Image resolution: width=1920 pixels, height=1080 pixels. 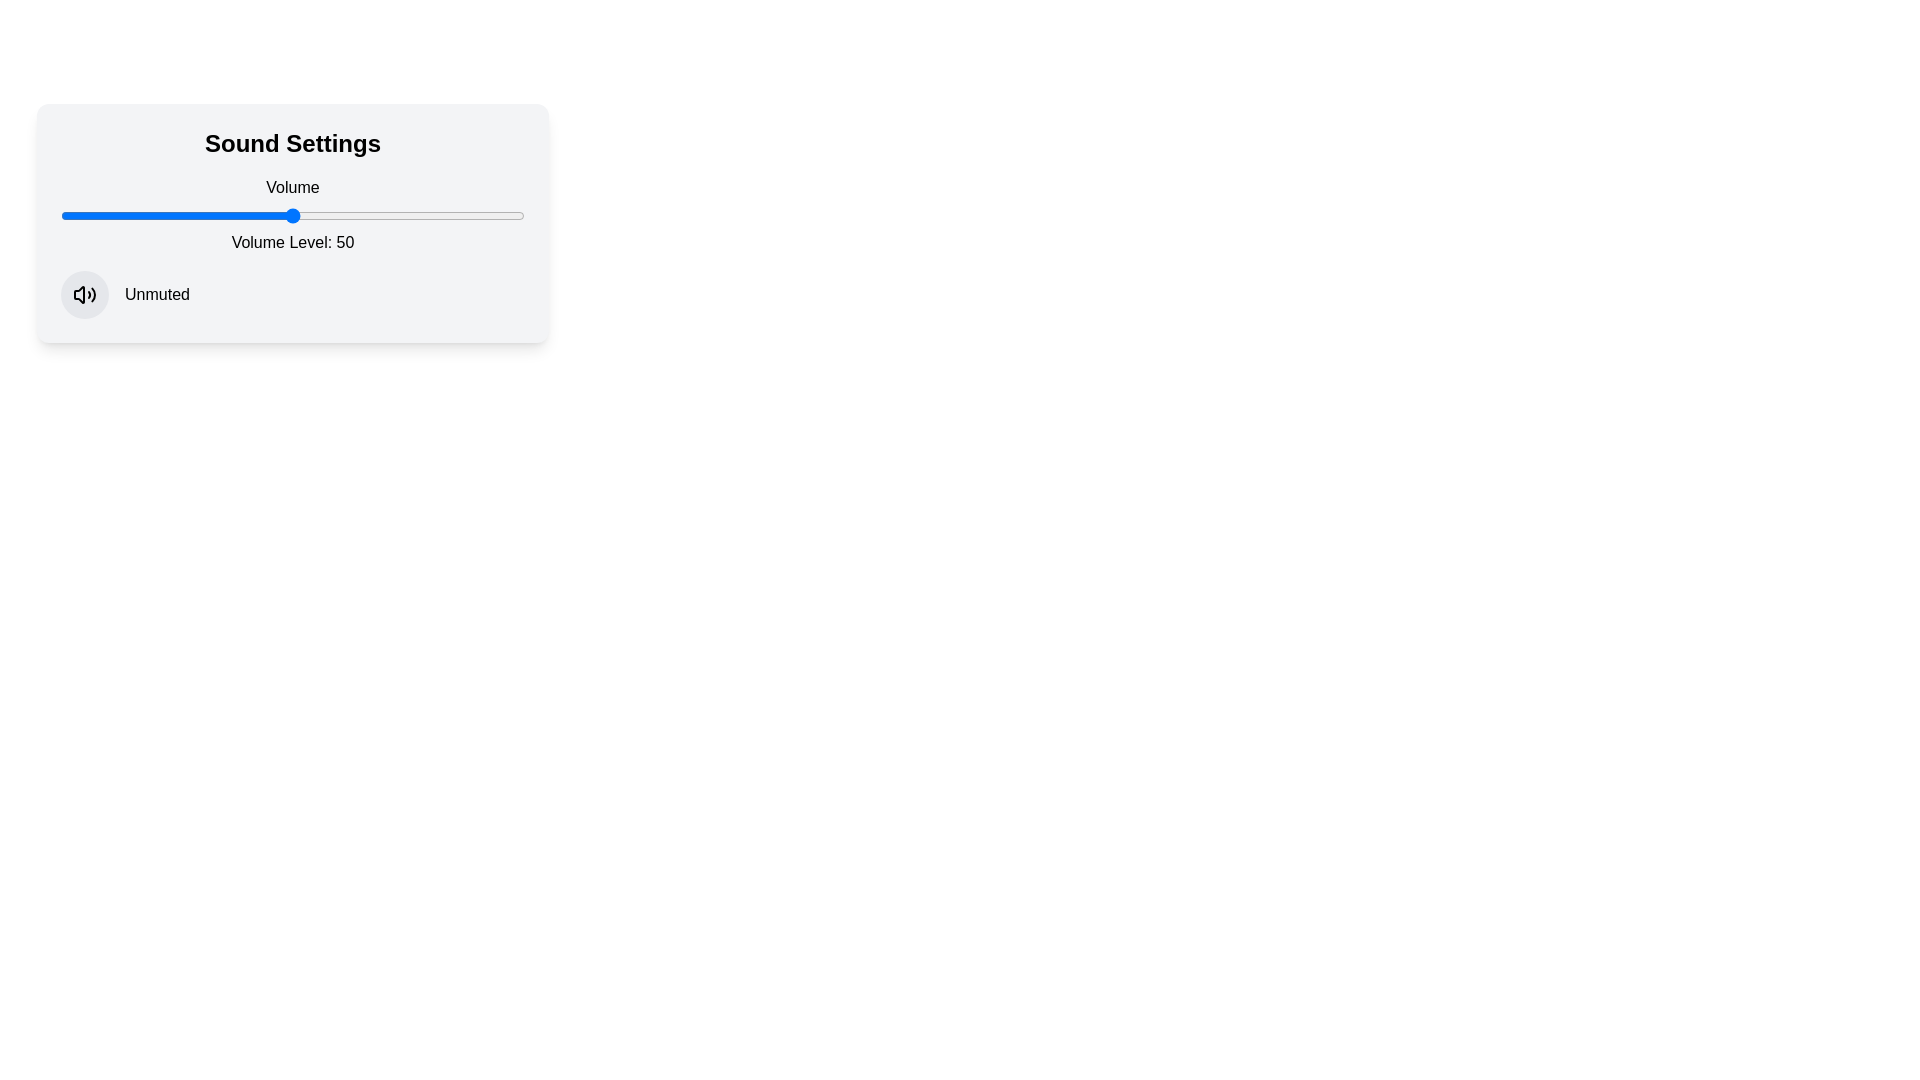 I want to click on the volume level, so click(x=129, y=216).